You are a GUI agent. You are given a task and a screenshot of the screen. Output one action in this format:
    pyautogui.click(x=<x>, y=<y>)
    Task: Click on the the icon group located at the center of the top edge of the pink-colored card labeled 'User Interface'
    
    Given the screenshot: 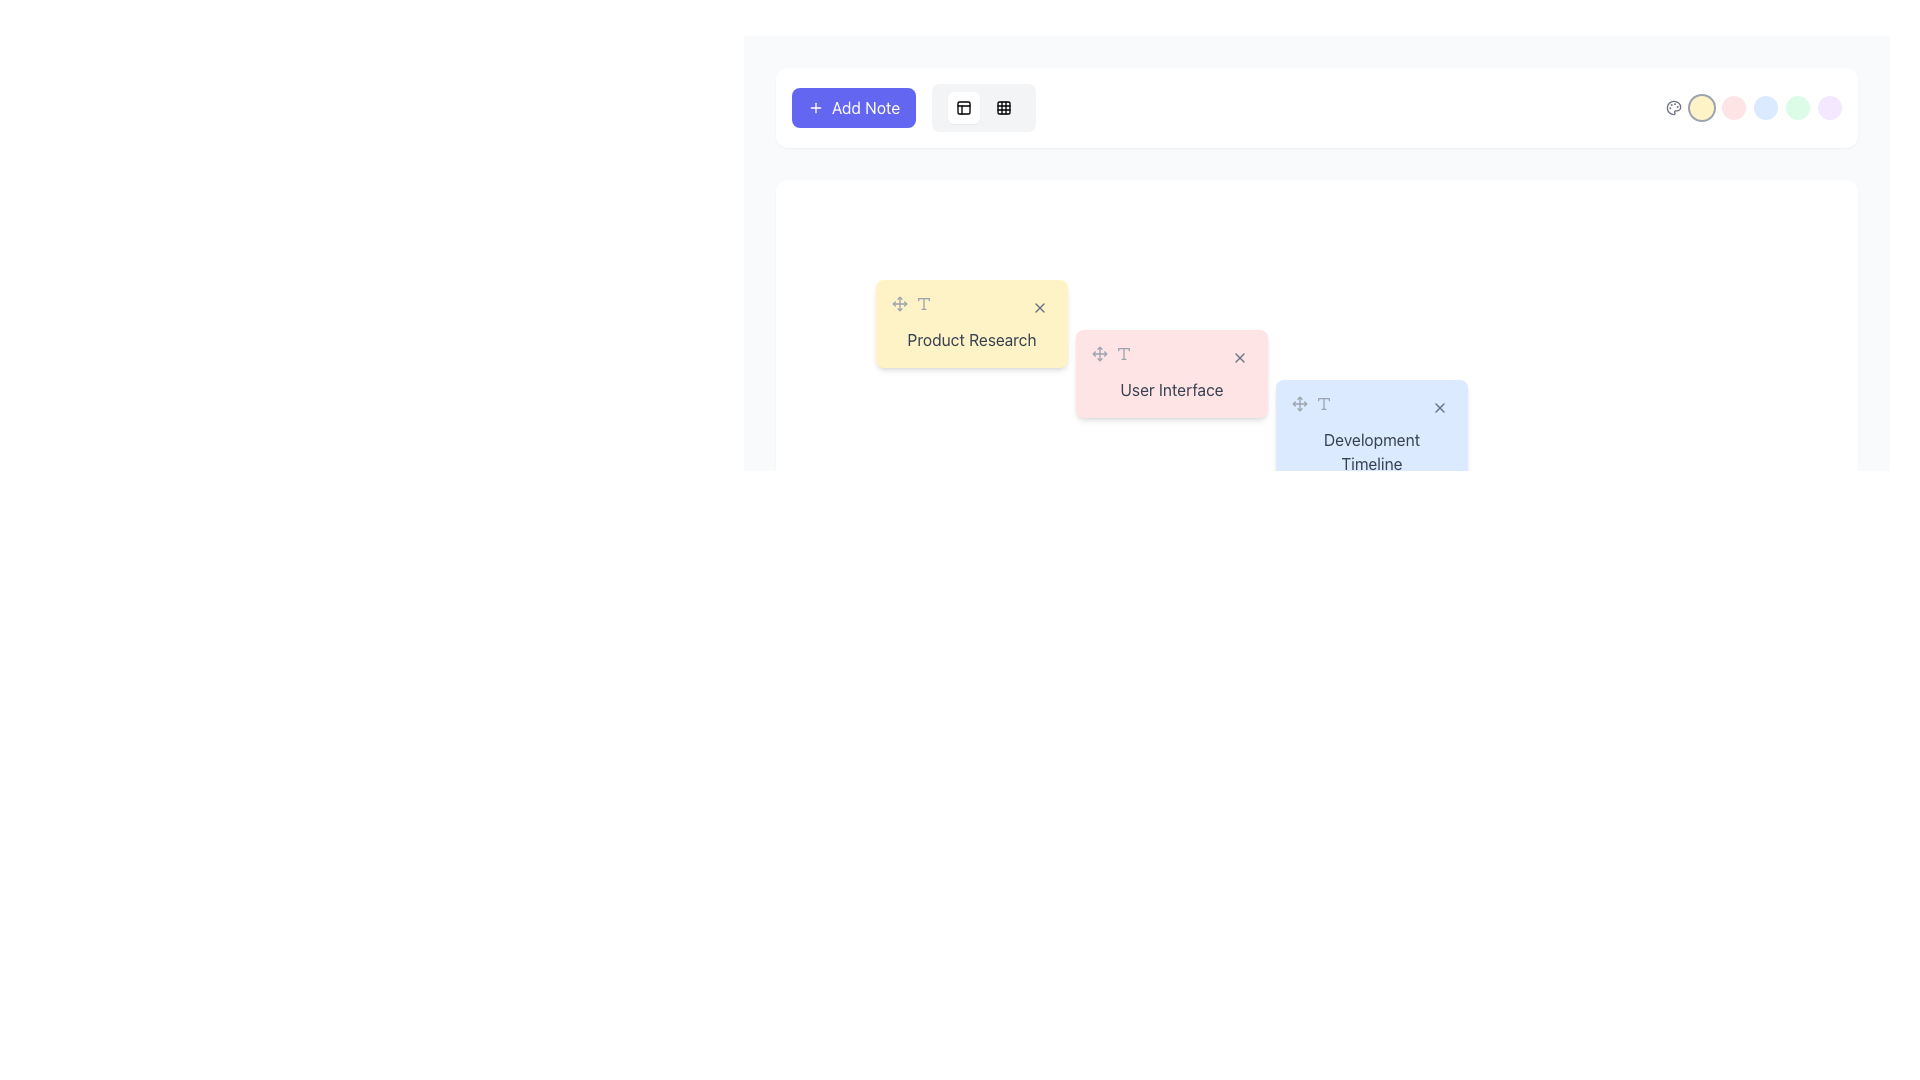 What is the action you would take?
    pyautogui.click(x=1111, y=353)
    